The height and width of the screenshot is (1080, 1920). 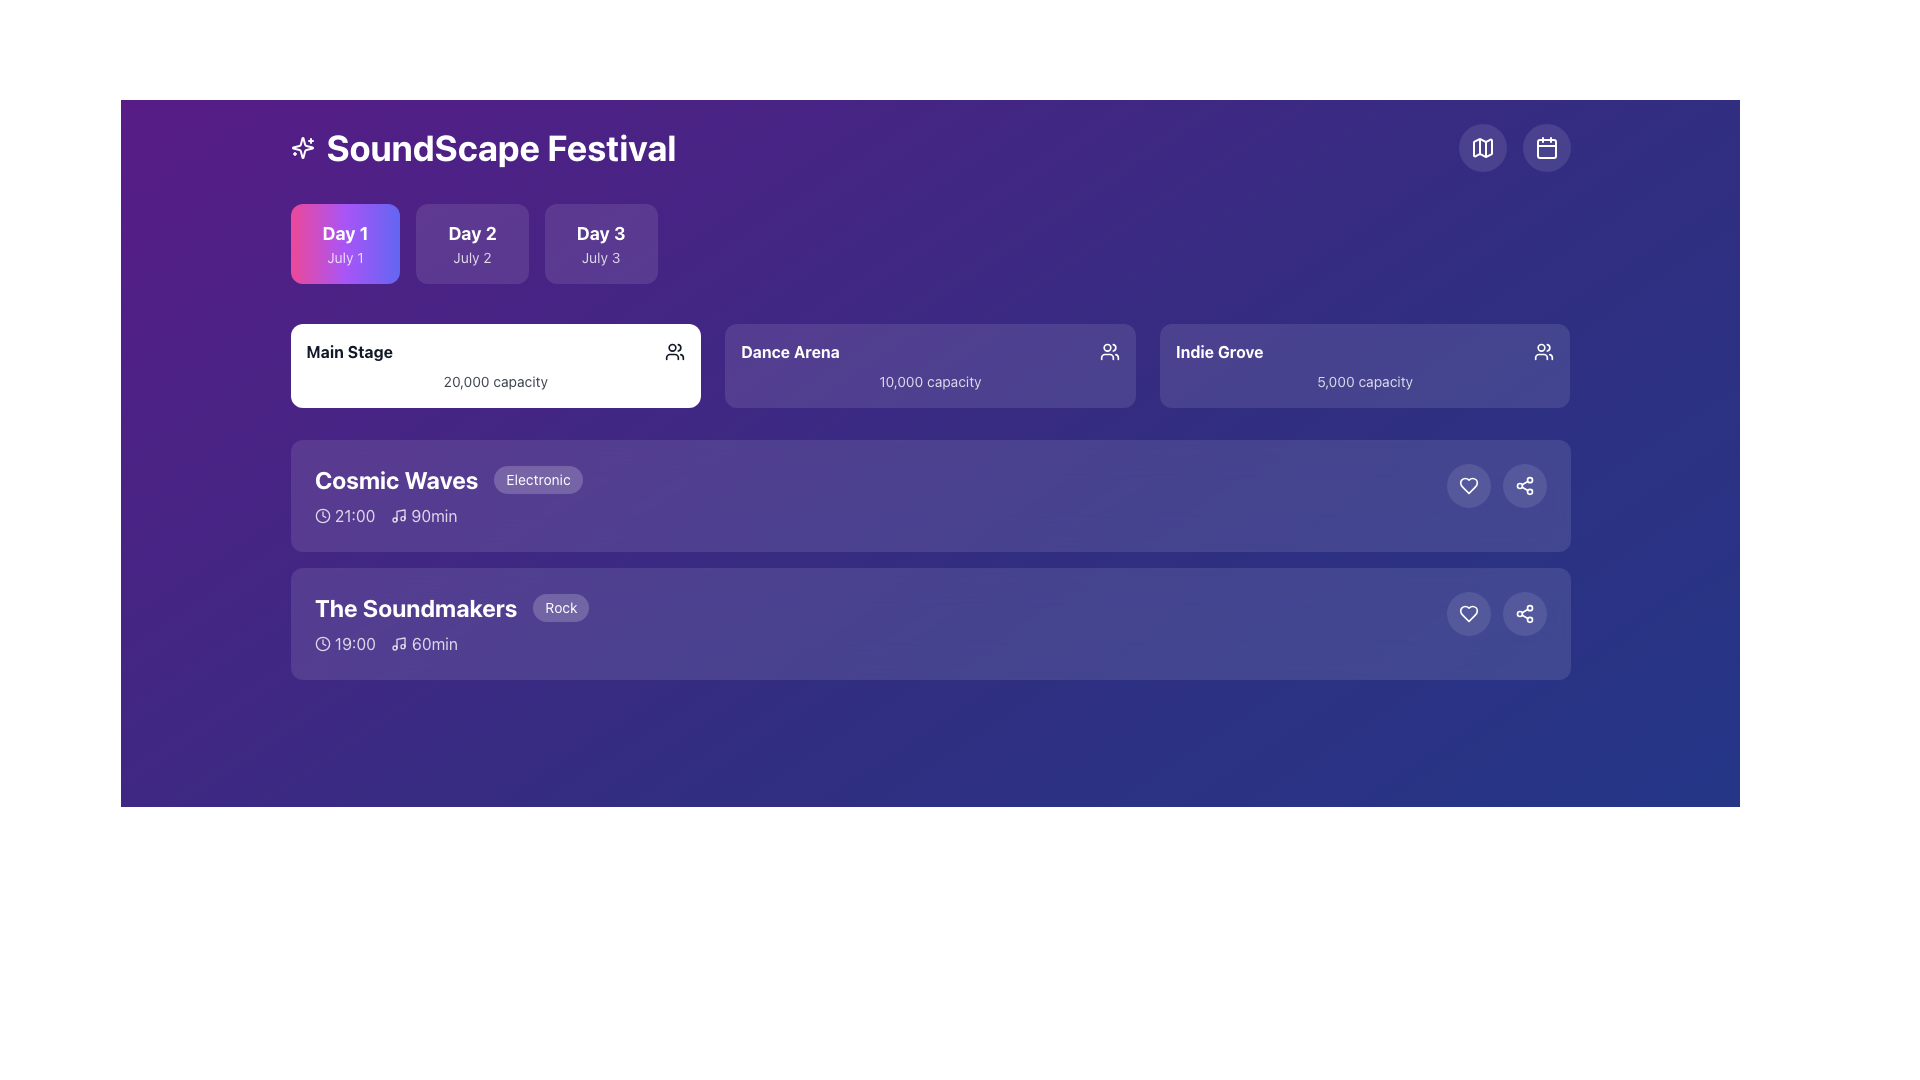 I want to click on the button labeled 'Day 3' with a white, semi-transparent background and rounded corners to change its appearance, so click(x=600, y=242).